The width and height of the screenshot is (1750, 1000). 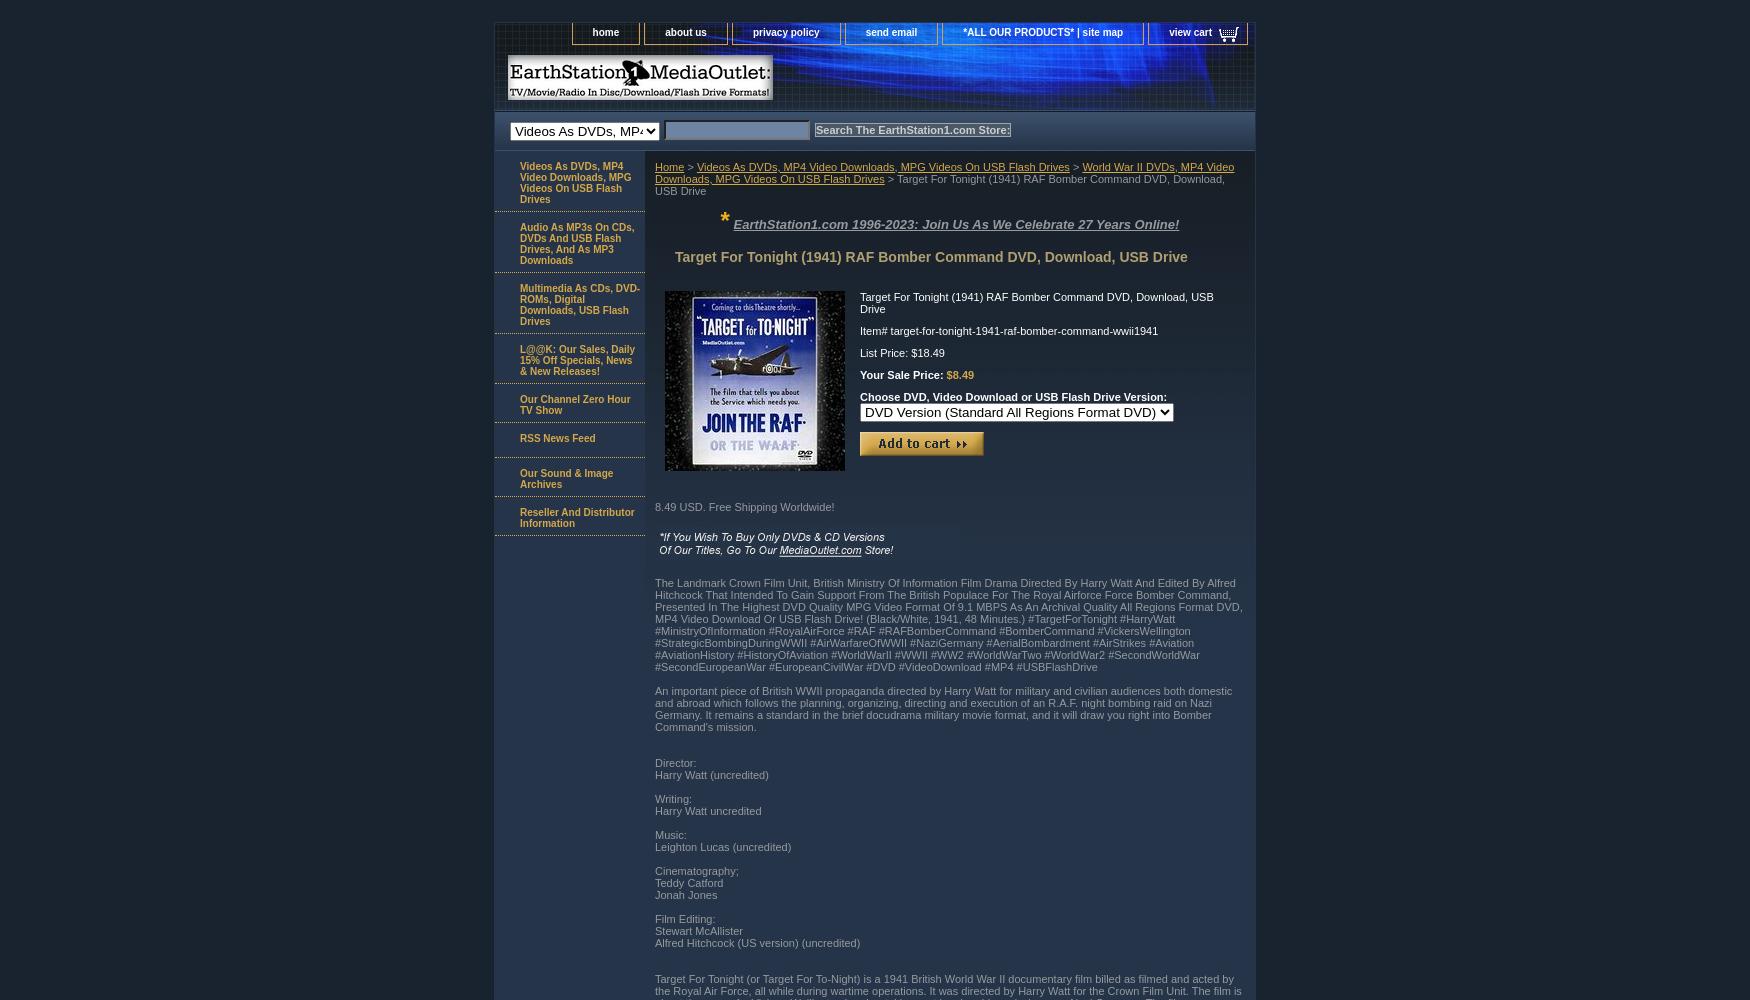 I want to click on '> Target For Tonight (1941) RAF Bomber Command DVD, Download, USB Drive', so click(x=939, y=184).